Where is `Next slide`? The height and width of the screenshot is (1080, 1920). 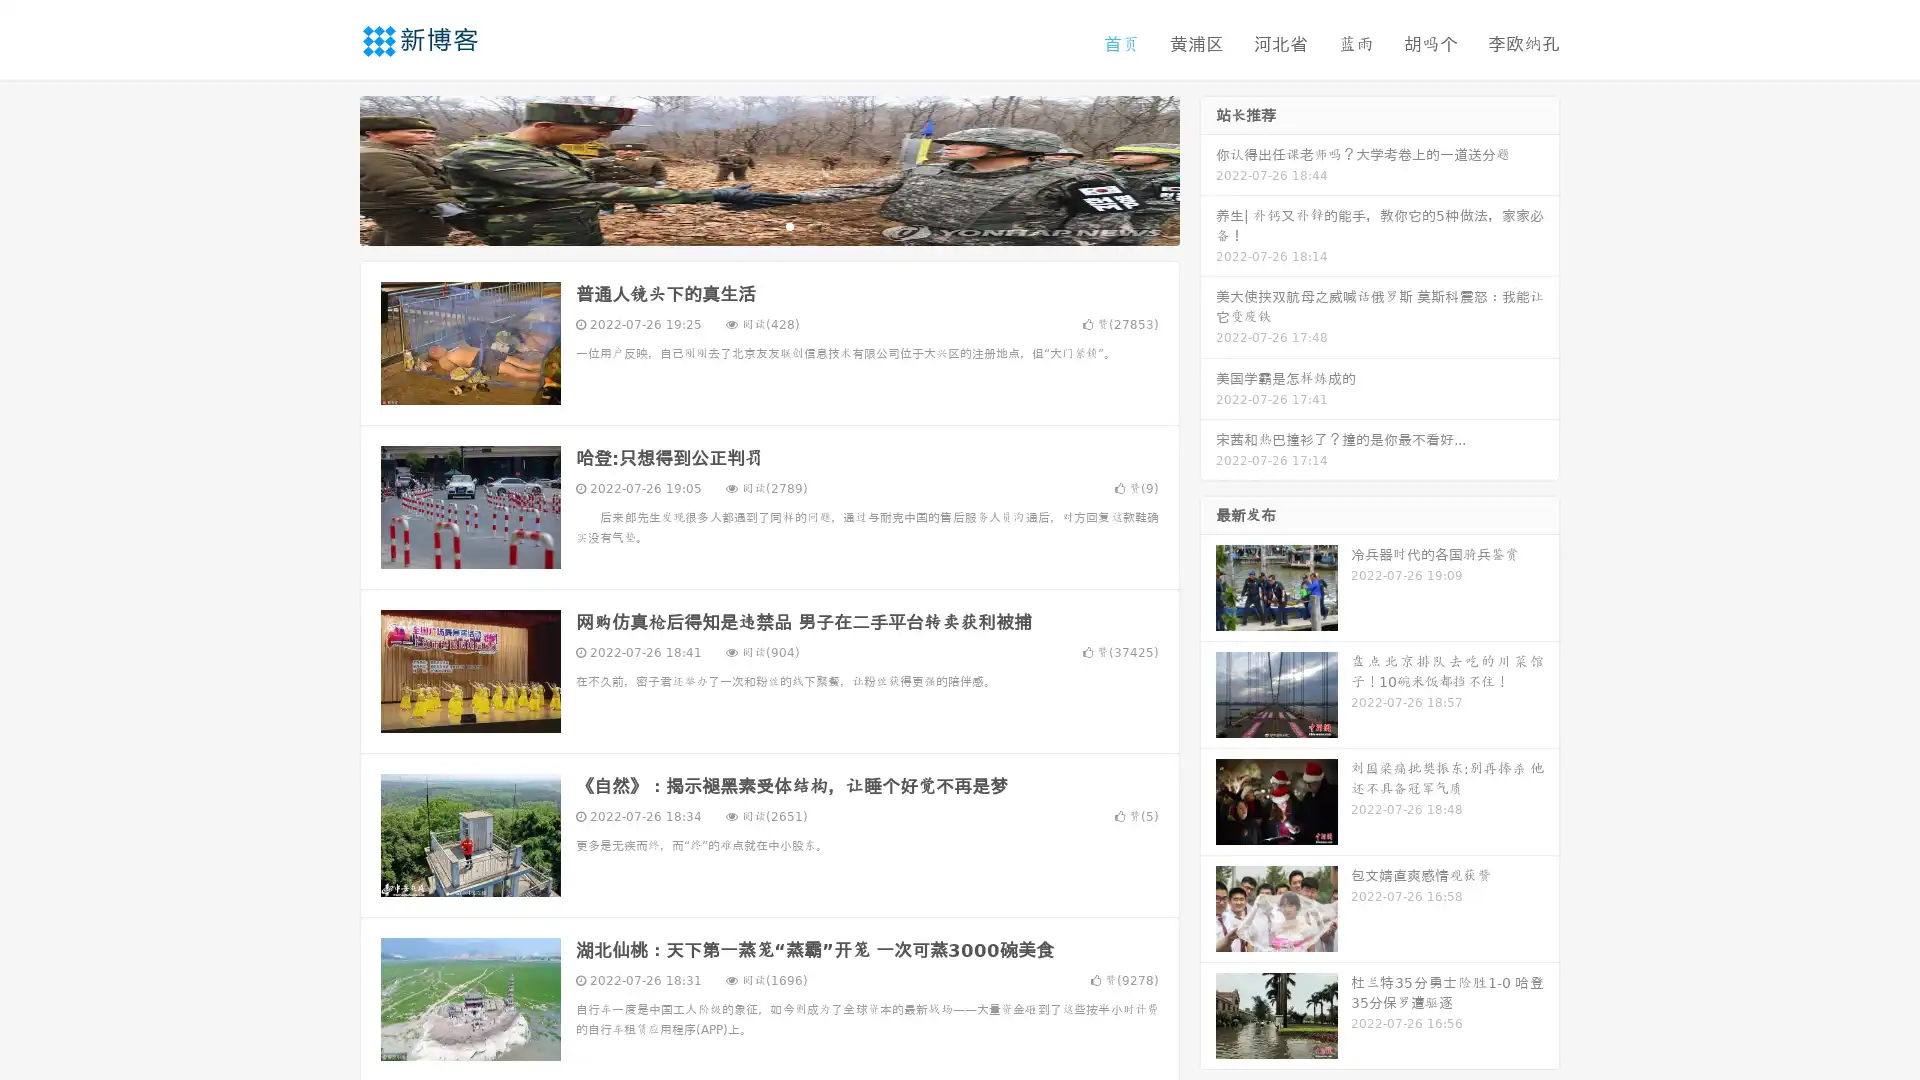 Next slide is located at coordinates (1208, 168).